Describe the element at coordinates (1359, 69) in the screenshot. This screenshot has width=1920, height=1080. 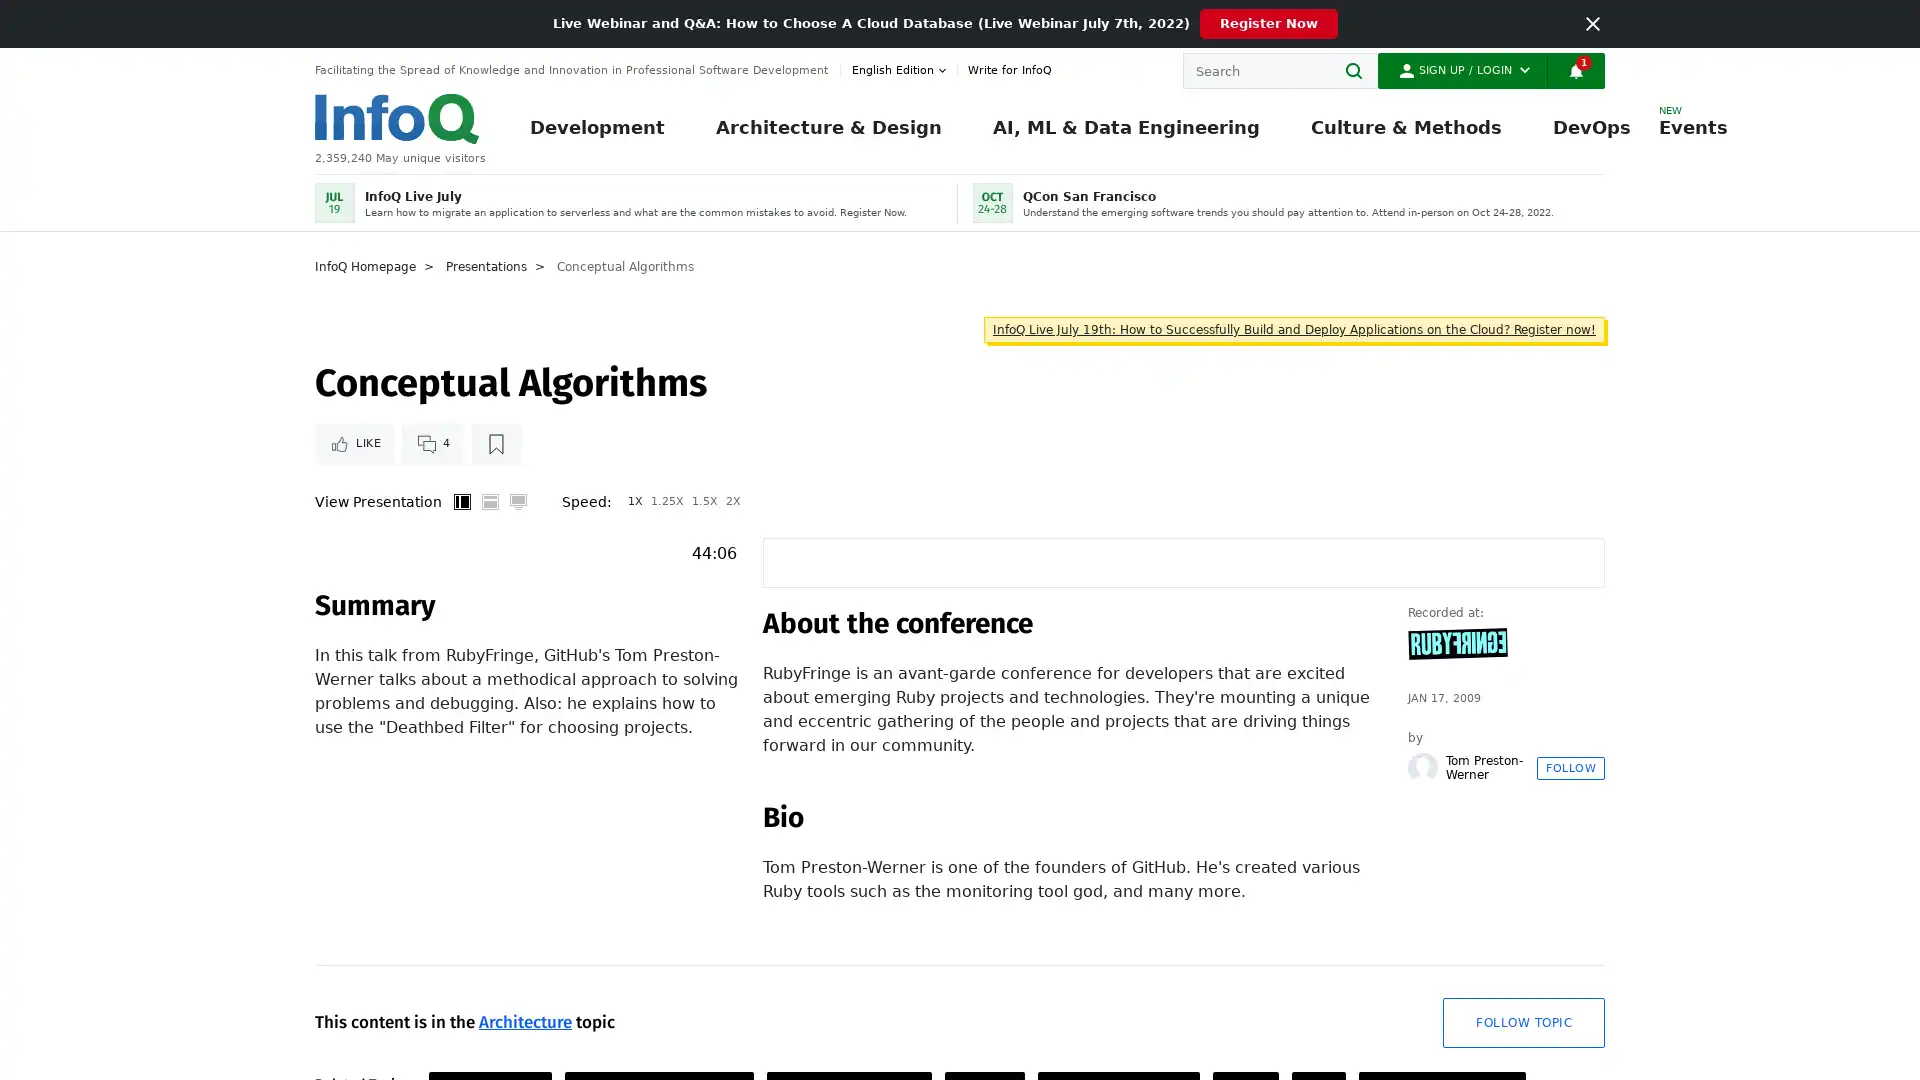
I see `Search` at that location.